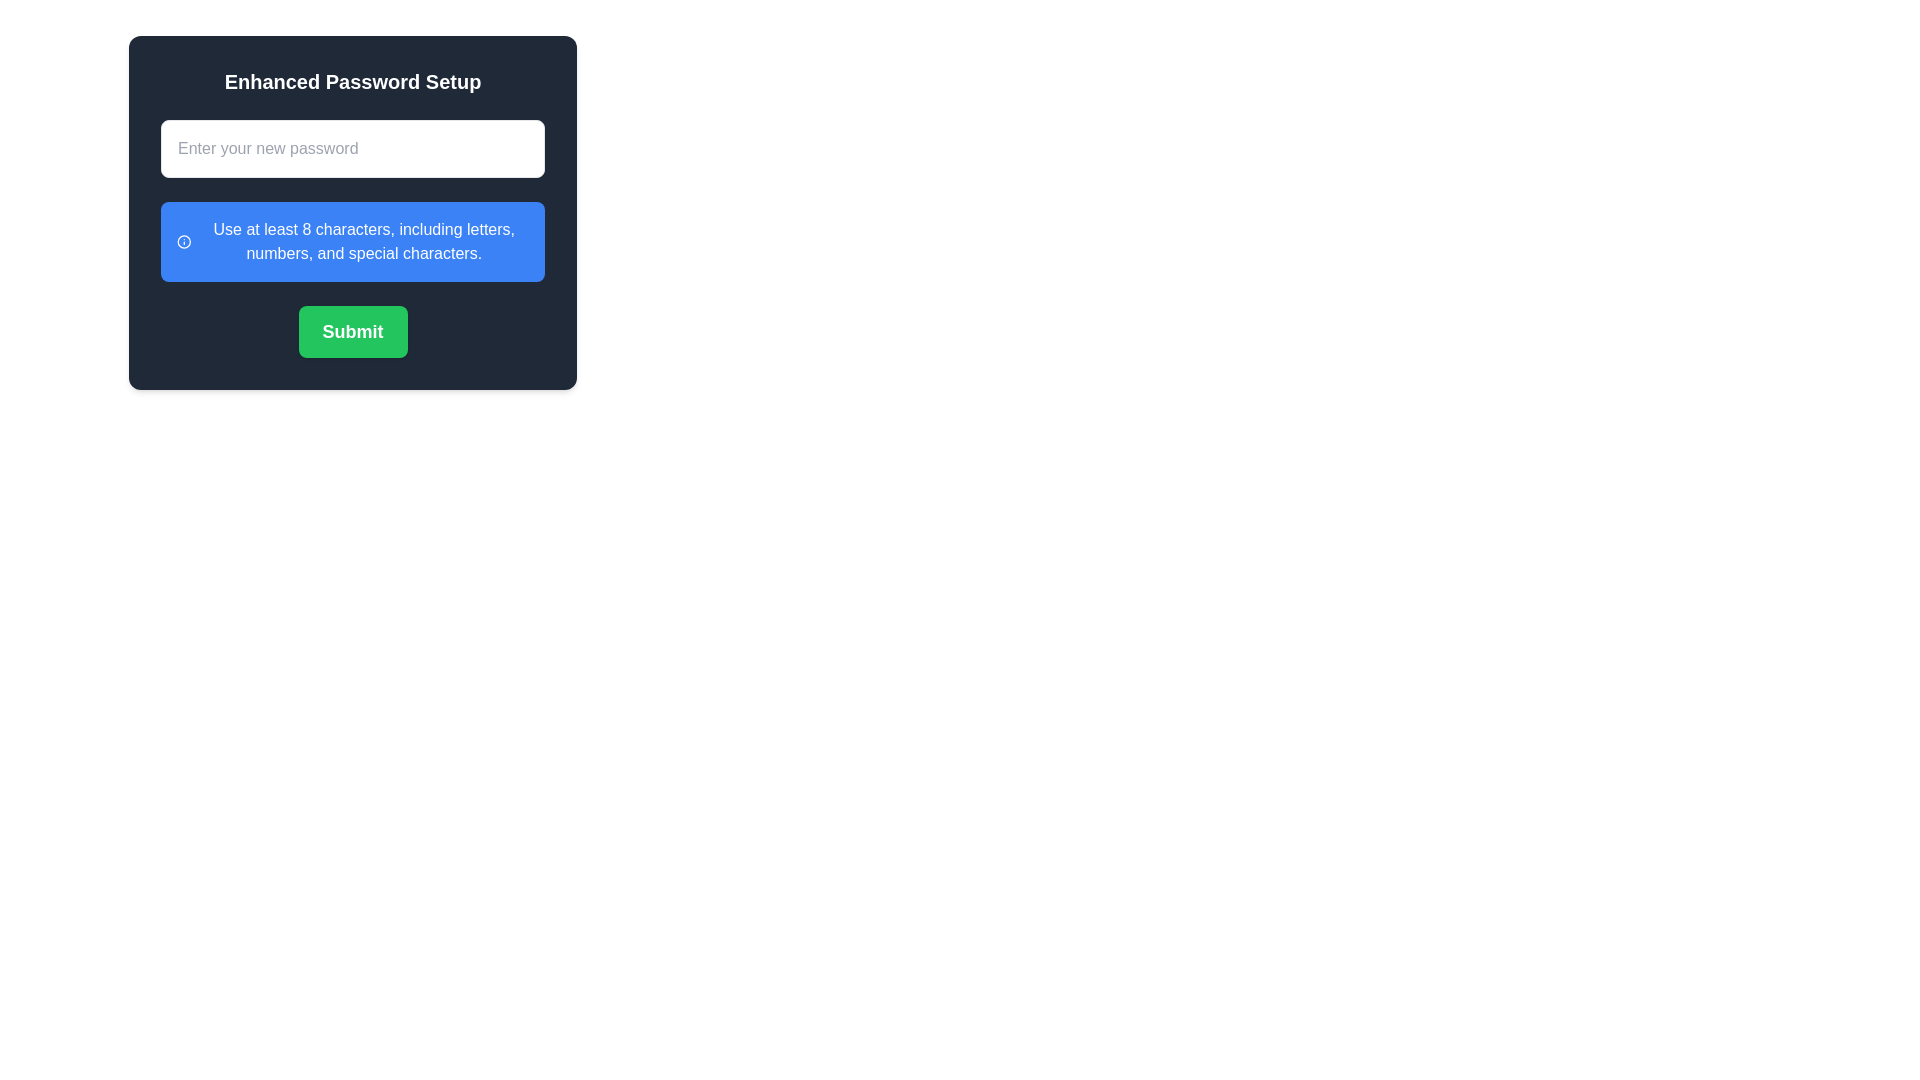 The height and width of the screenshot is (1080, 1920). Describe the element at coordinates (353, 212) in the screenshot. I see `the information panel for password creation guidelines located under the title 'Enhanced Password Setup' by clicking on it` at that location.